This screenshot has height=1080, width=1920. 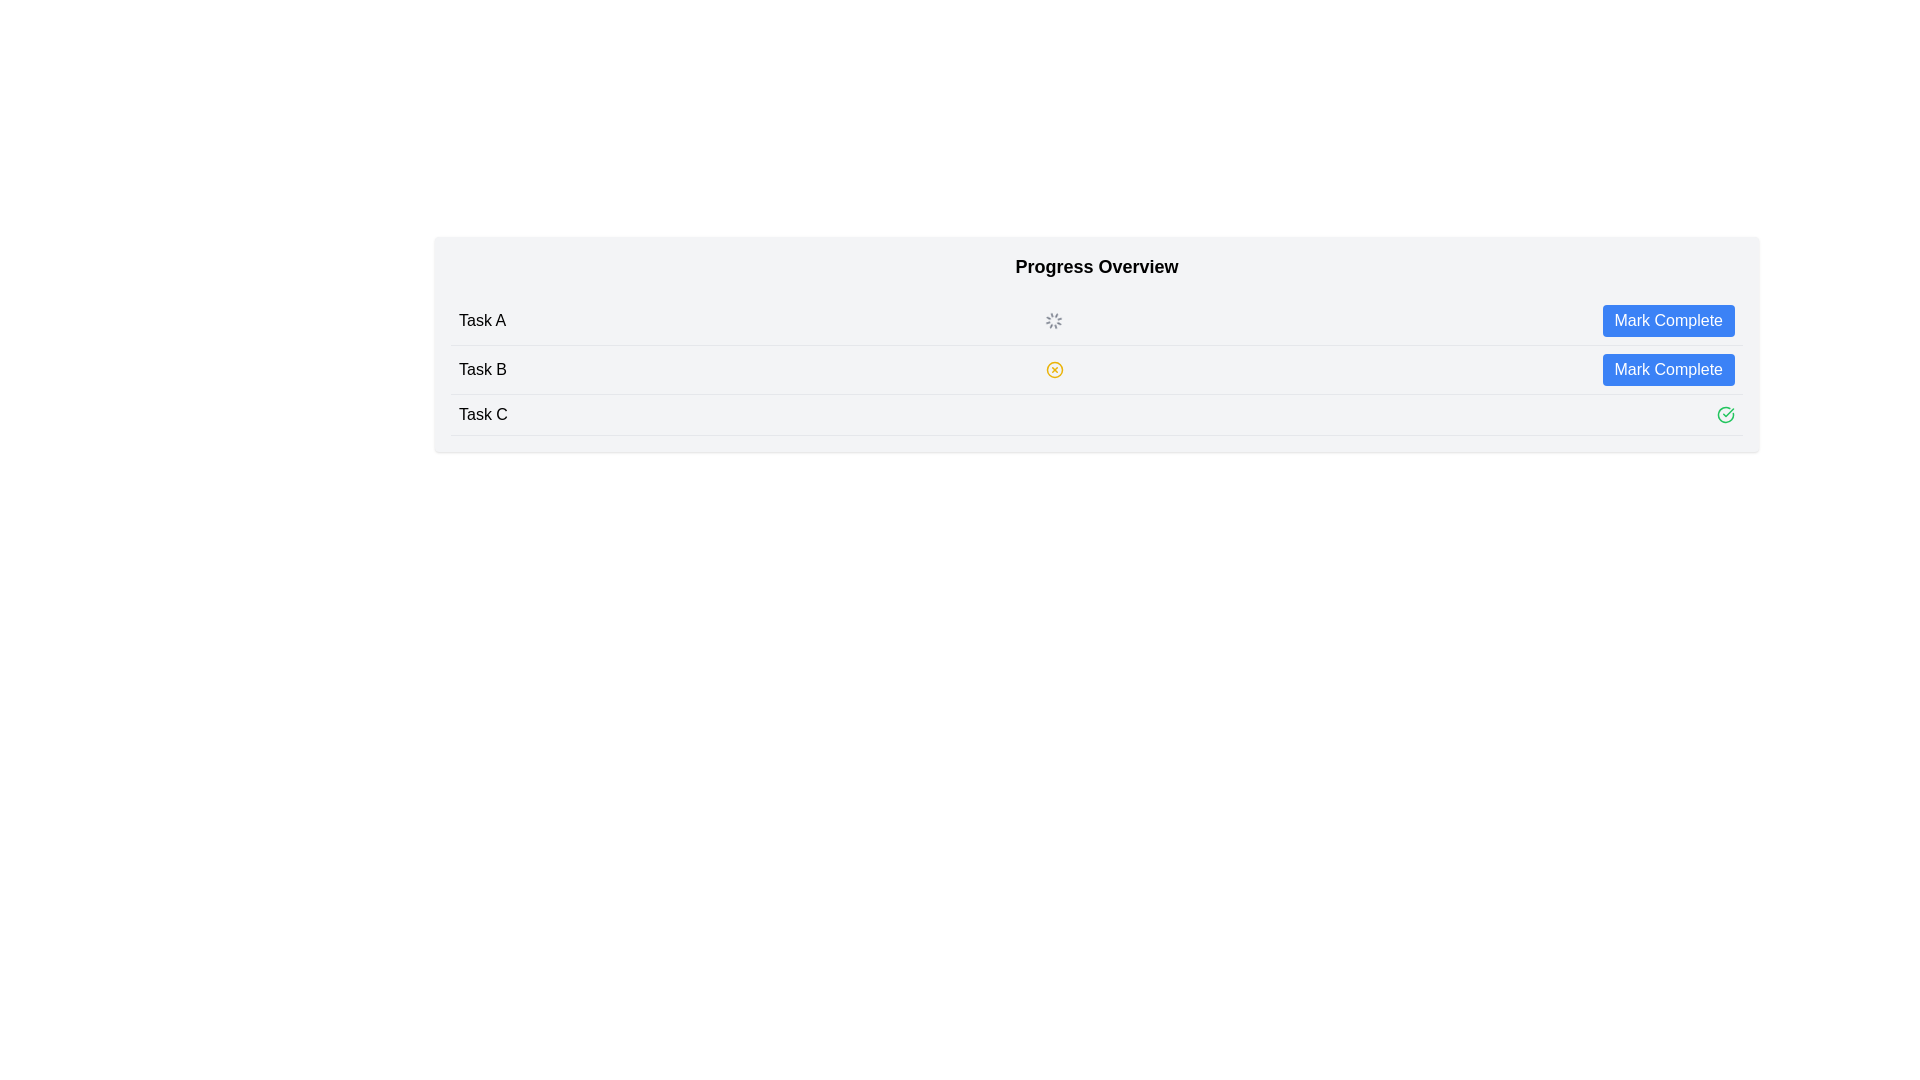 I want to click on the 'Mark Complete' button, which is a rectangular button with a blue background and white text, located on the far right of the row containing 'Task A', so click(x=1668, y=319).